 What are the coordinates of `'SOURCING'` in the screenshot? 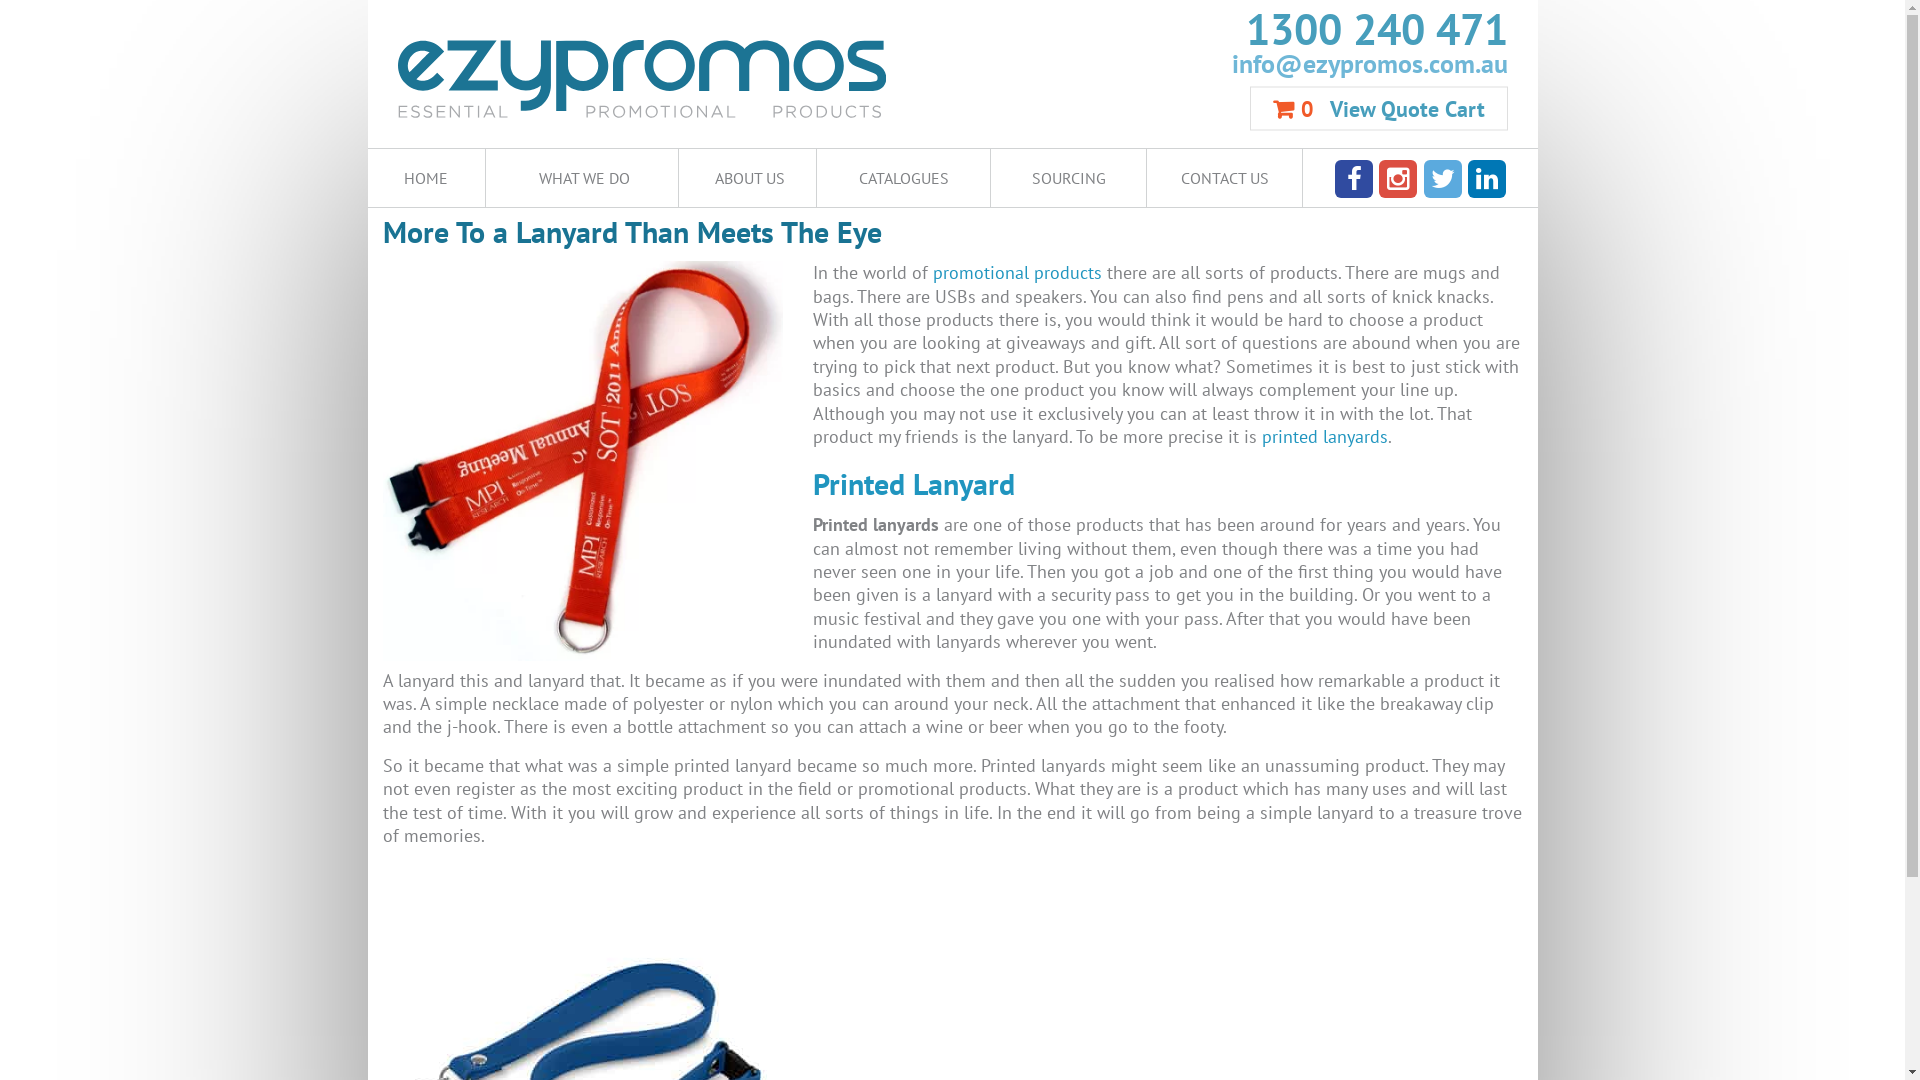 It's located at (1067, 176).